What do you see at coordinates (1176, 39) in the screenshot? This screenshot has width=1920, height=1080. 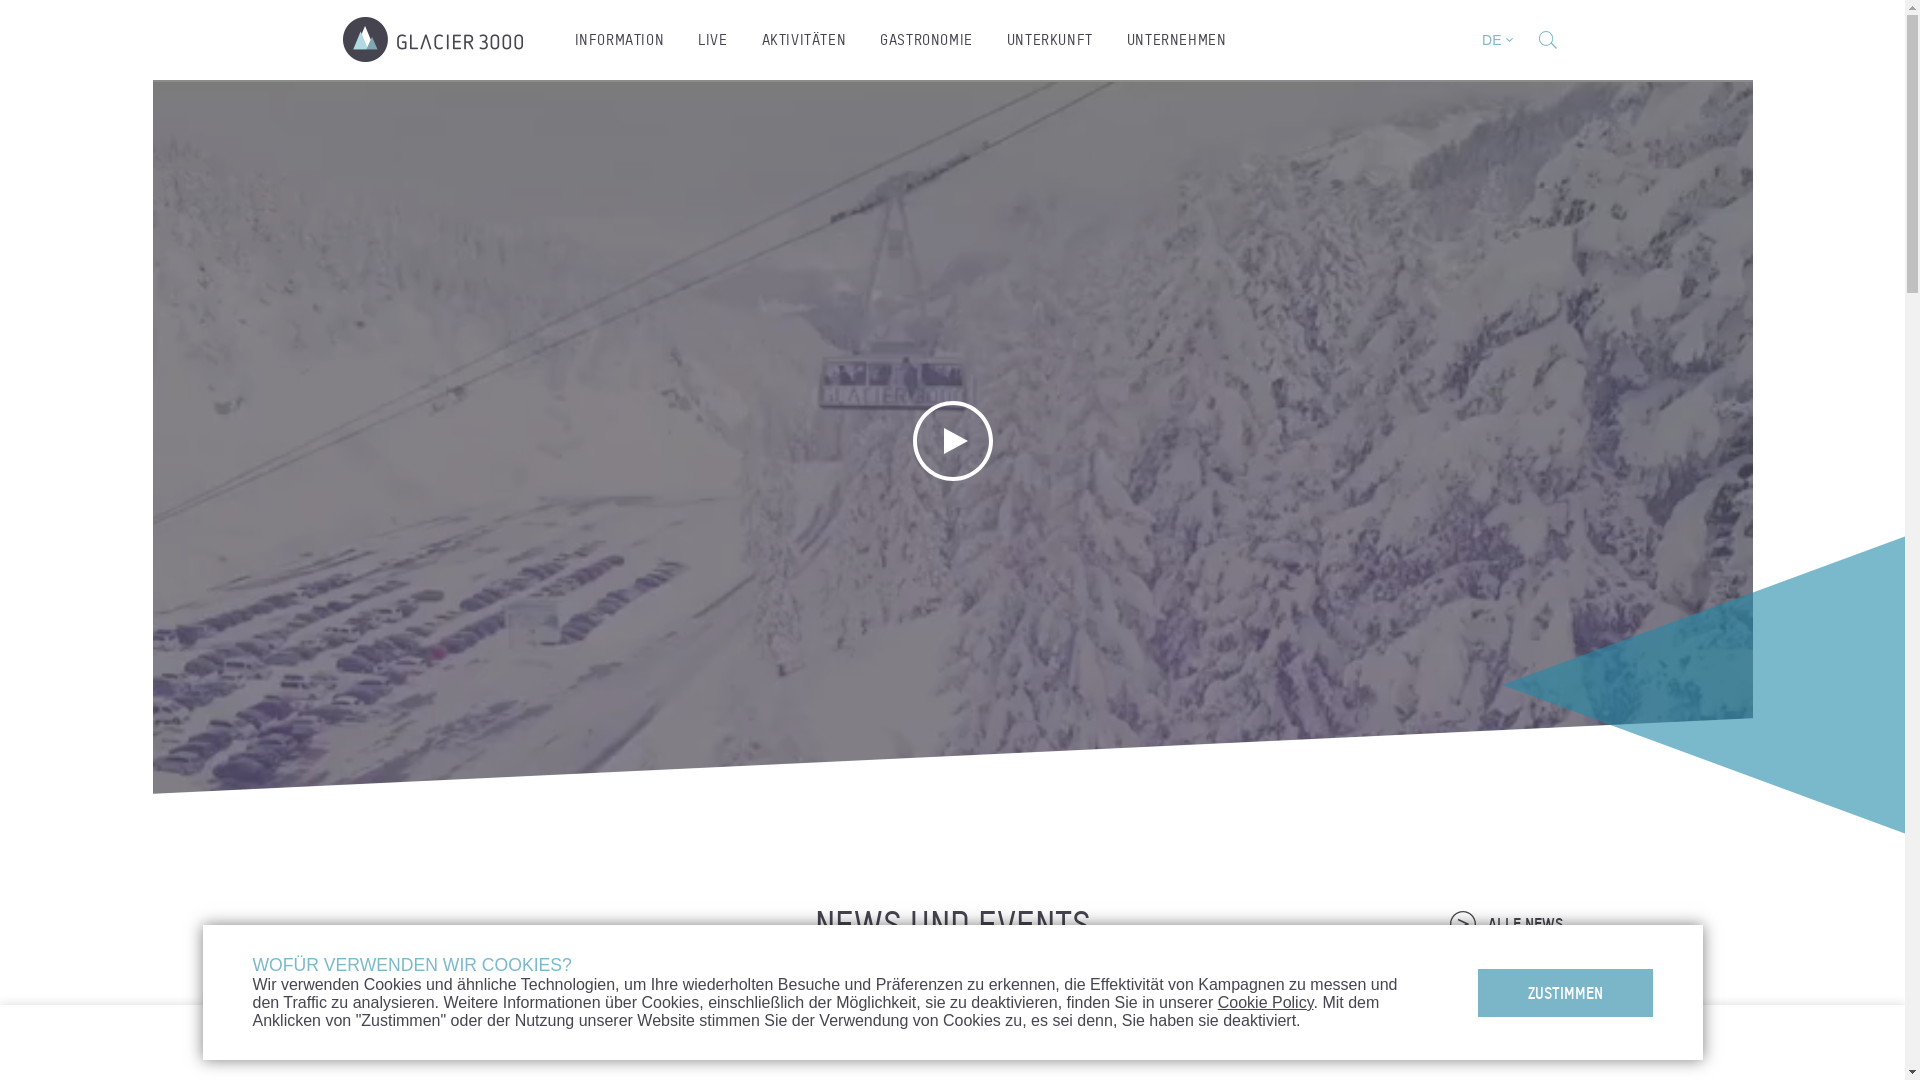 I see `'UNTERNEHMEN'` at bounding box center [1176, 39].